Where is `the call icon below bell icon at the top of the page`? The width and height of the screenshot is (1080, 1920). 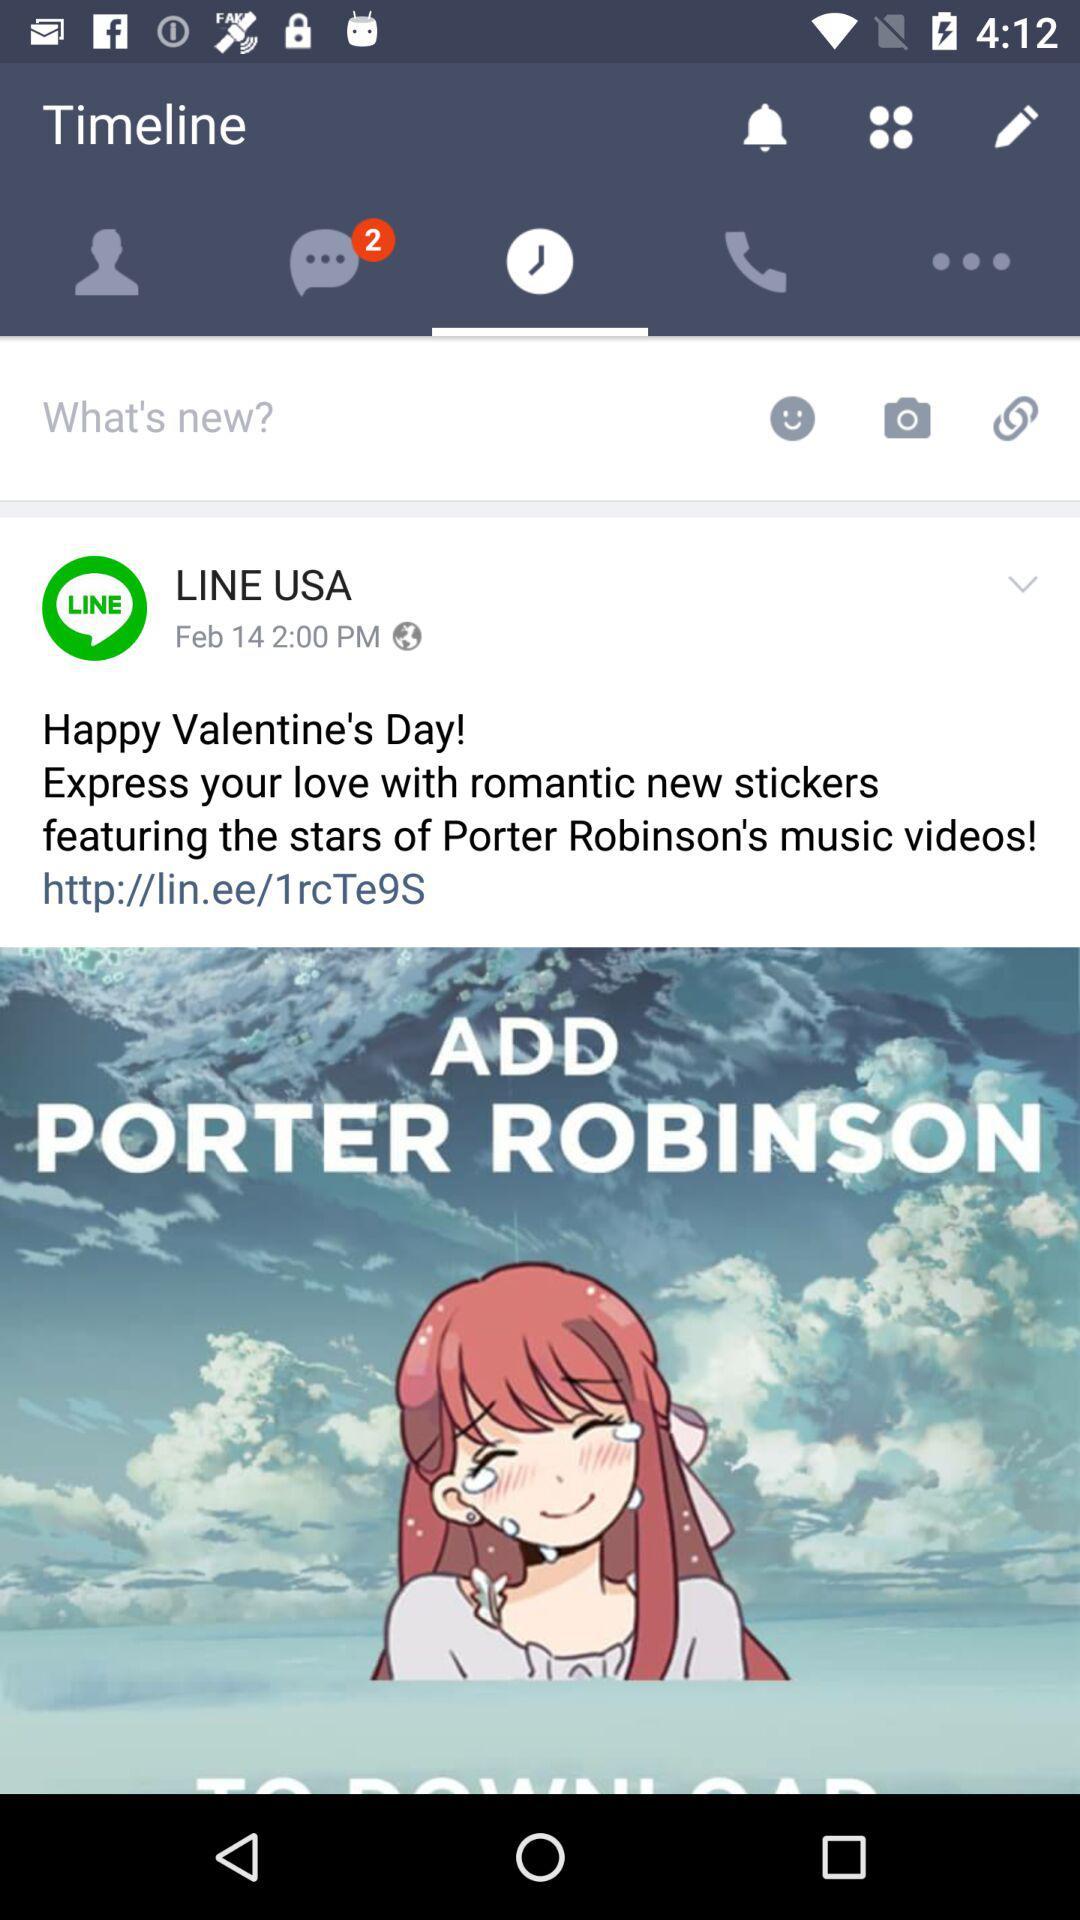
the call icon below bell icon at the top of the page is located at coordinates (756, 261).